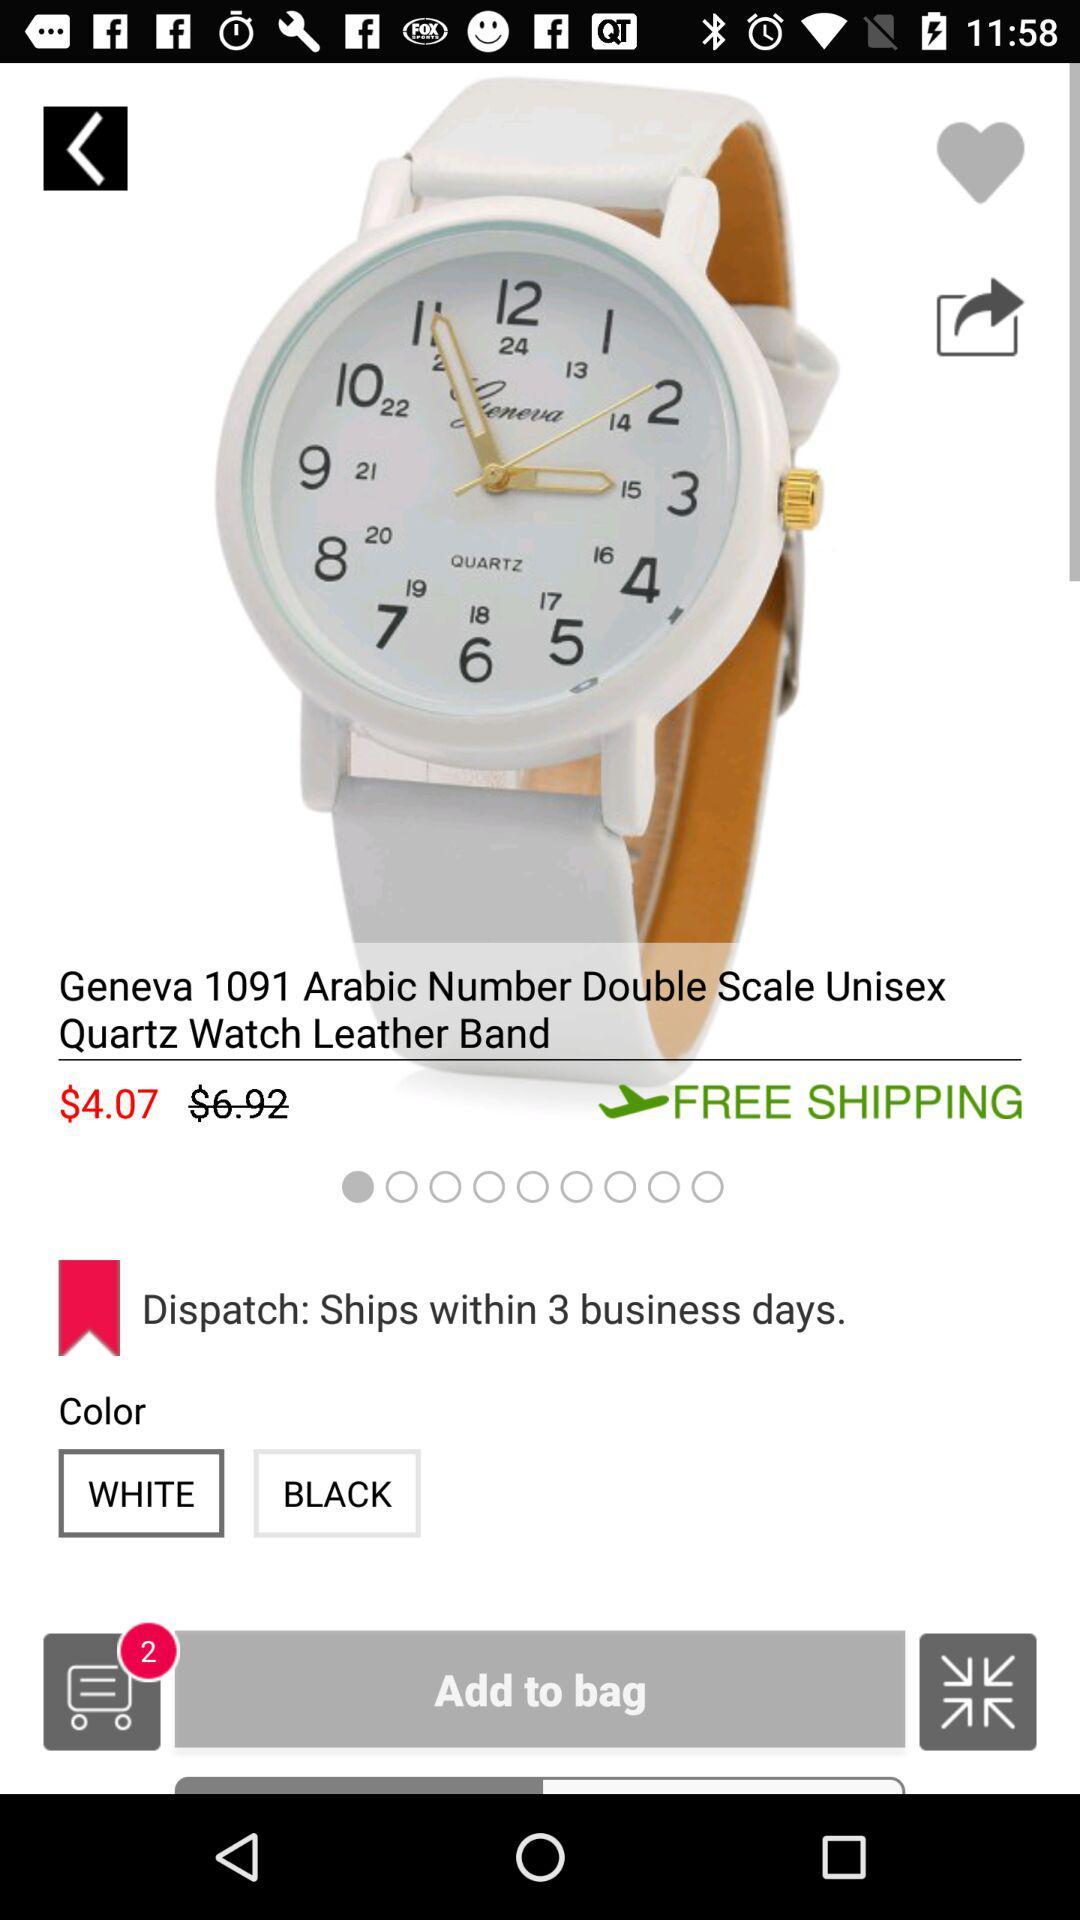 Image resolution: width=1080 pixels, height=1920 pixels. Describe the element at coordinates (140, 1493) in the screenshot. I see `white icon` at that location.